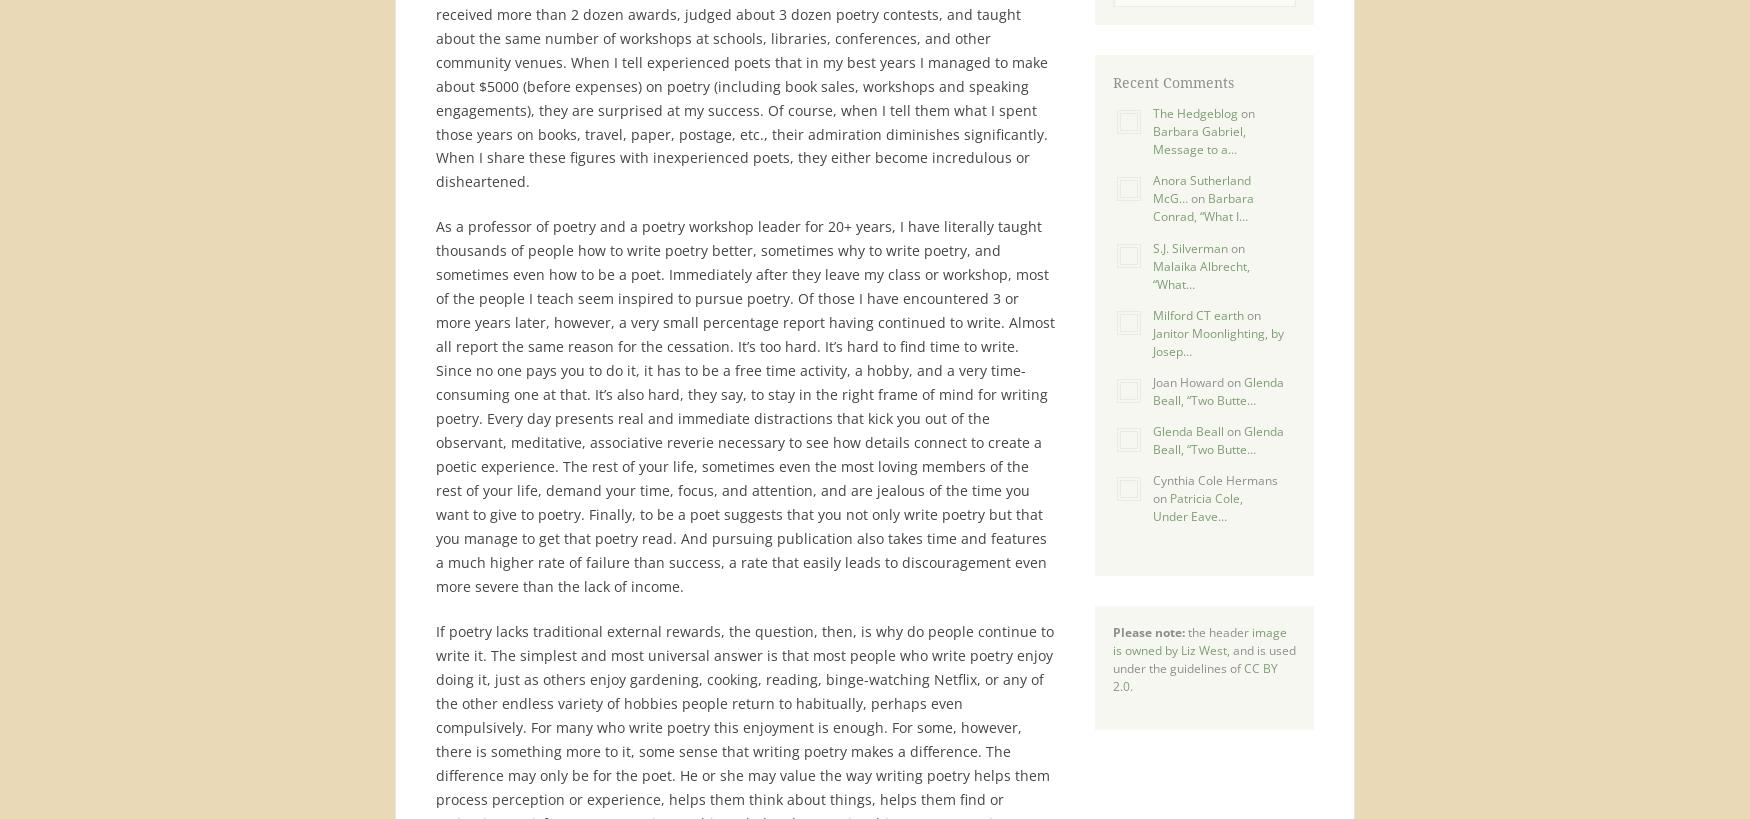 This screenshot has width=1750, height=819. What do you see at coordinates (1129, 685) in the screenshot?
I see `'.'` at bounding box center [1129, 685].